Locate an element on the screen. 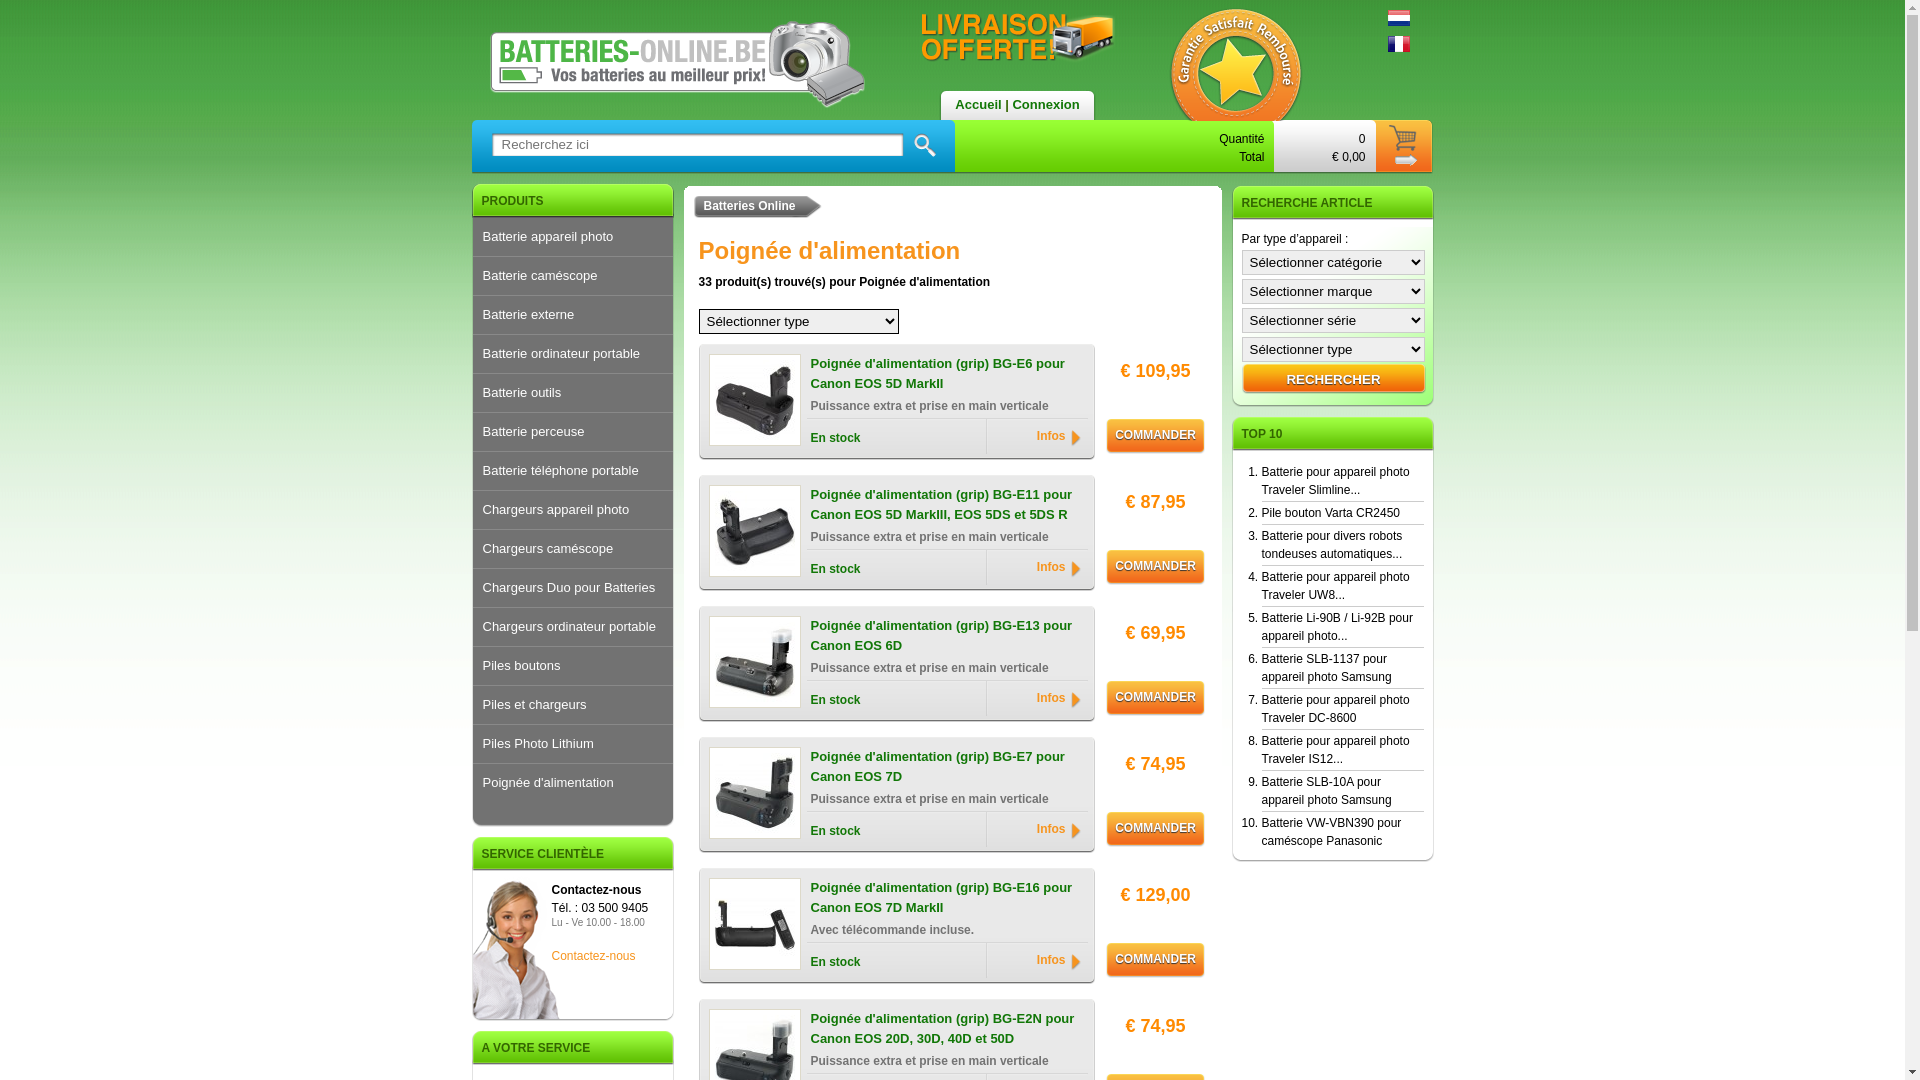 This screenshot has height=1080, width=1920. 'Batterie appareil photo' is located at coordinates (570, 235).